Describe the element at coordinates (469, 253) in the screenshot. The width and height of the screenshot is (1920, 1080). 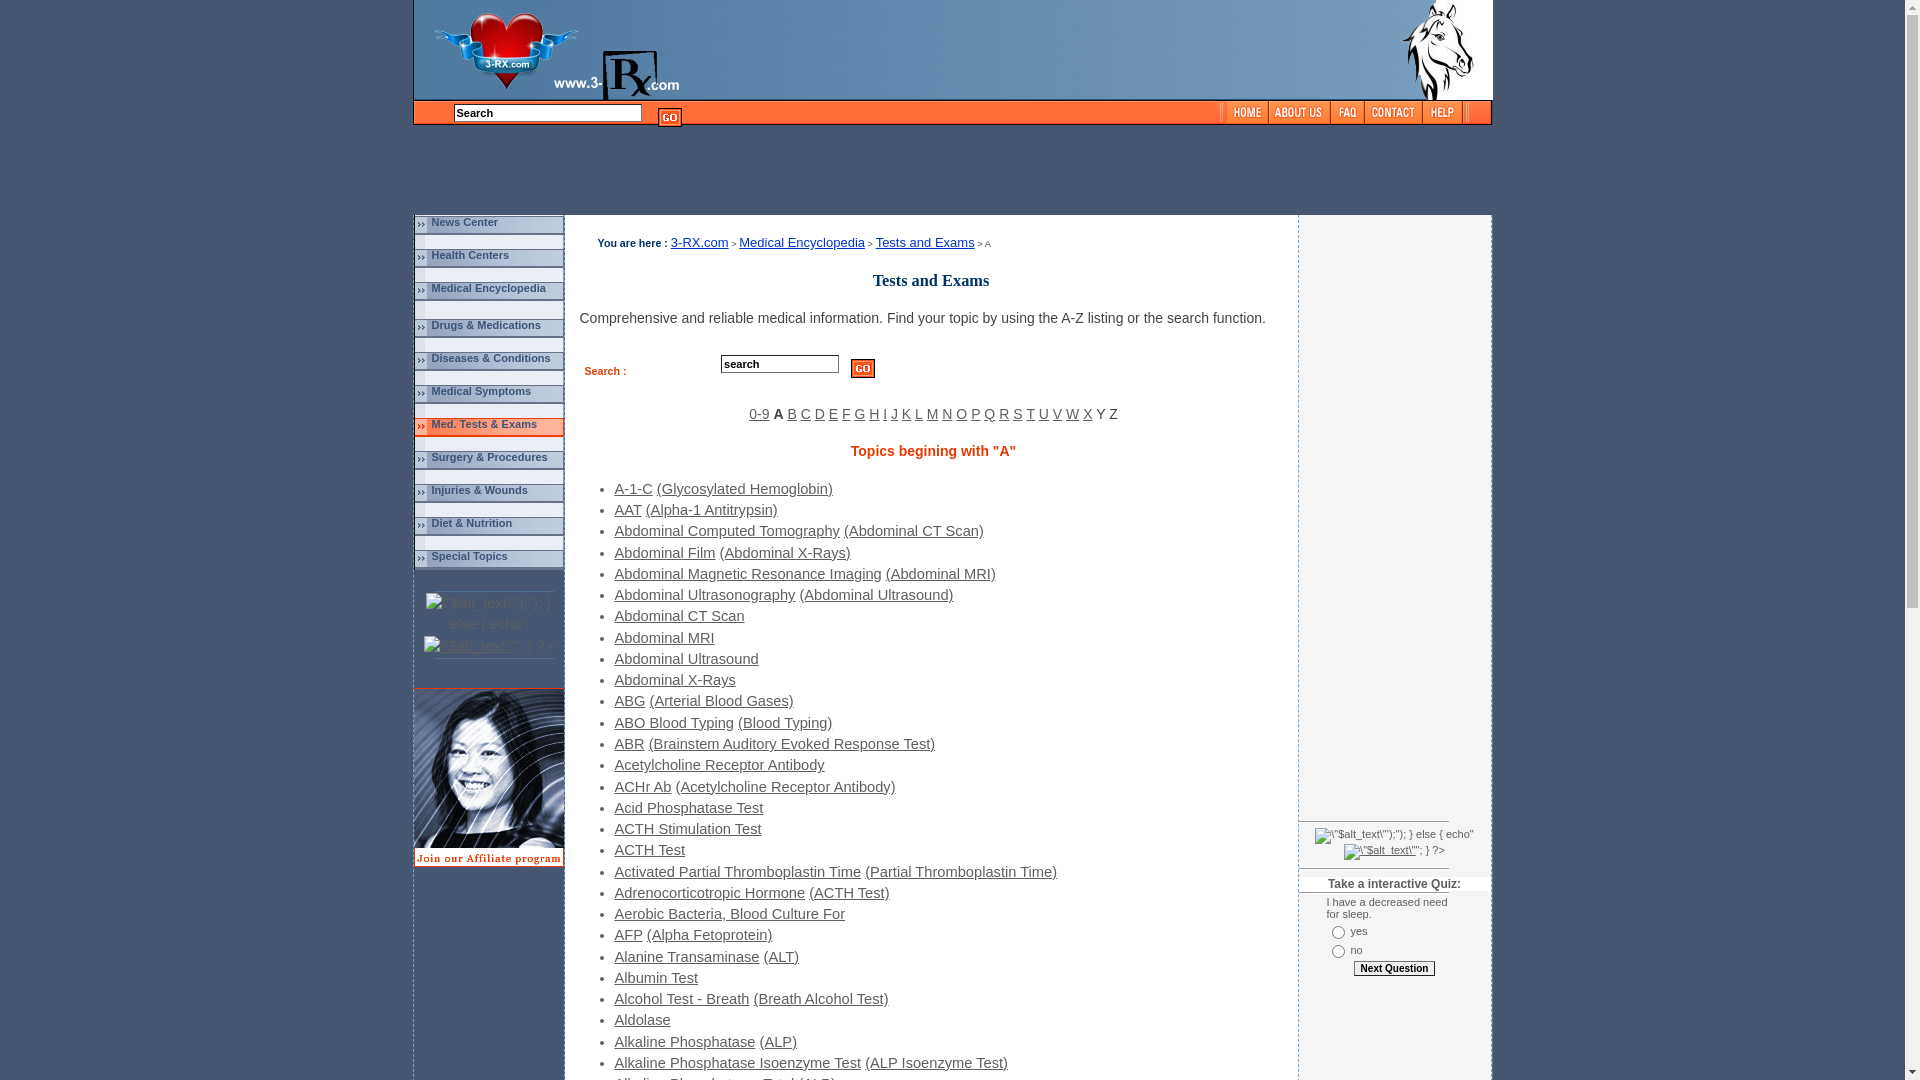
I see `'Health Centers'` at that location.